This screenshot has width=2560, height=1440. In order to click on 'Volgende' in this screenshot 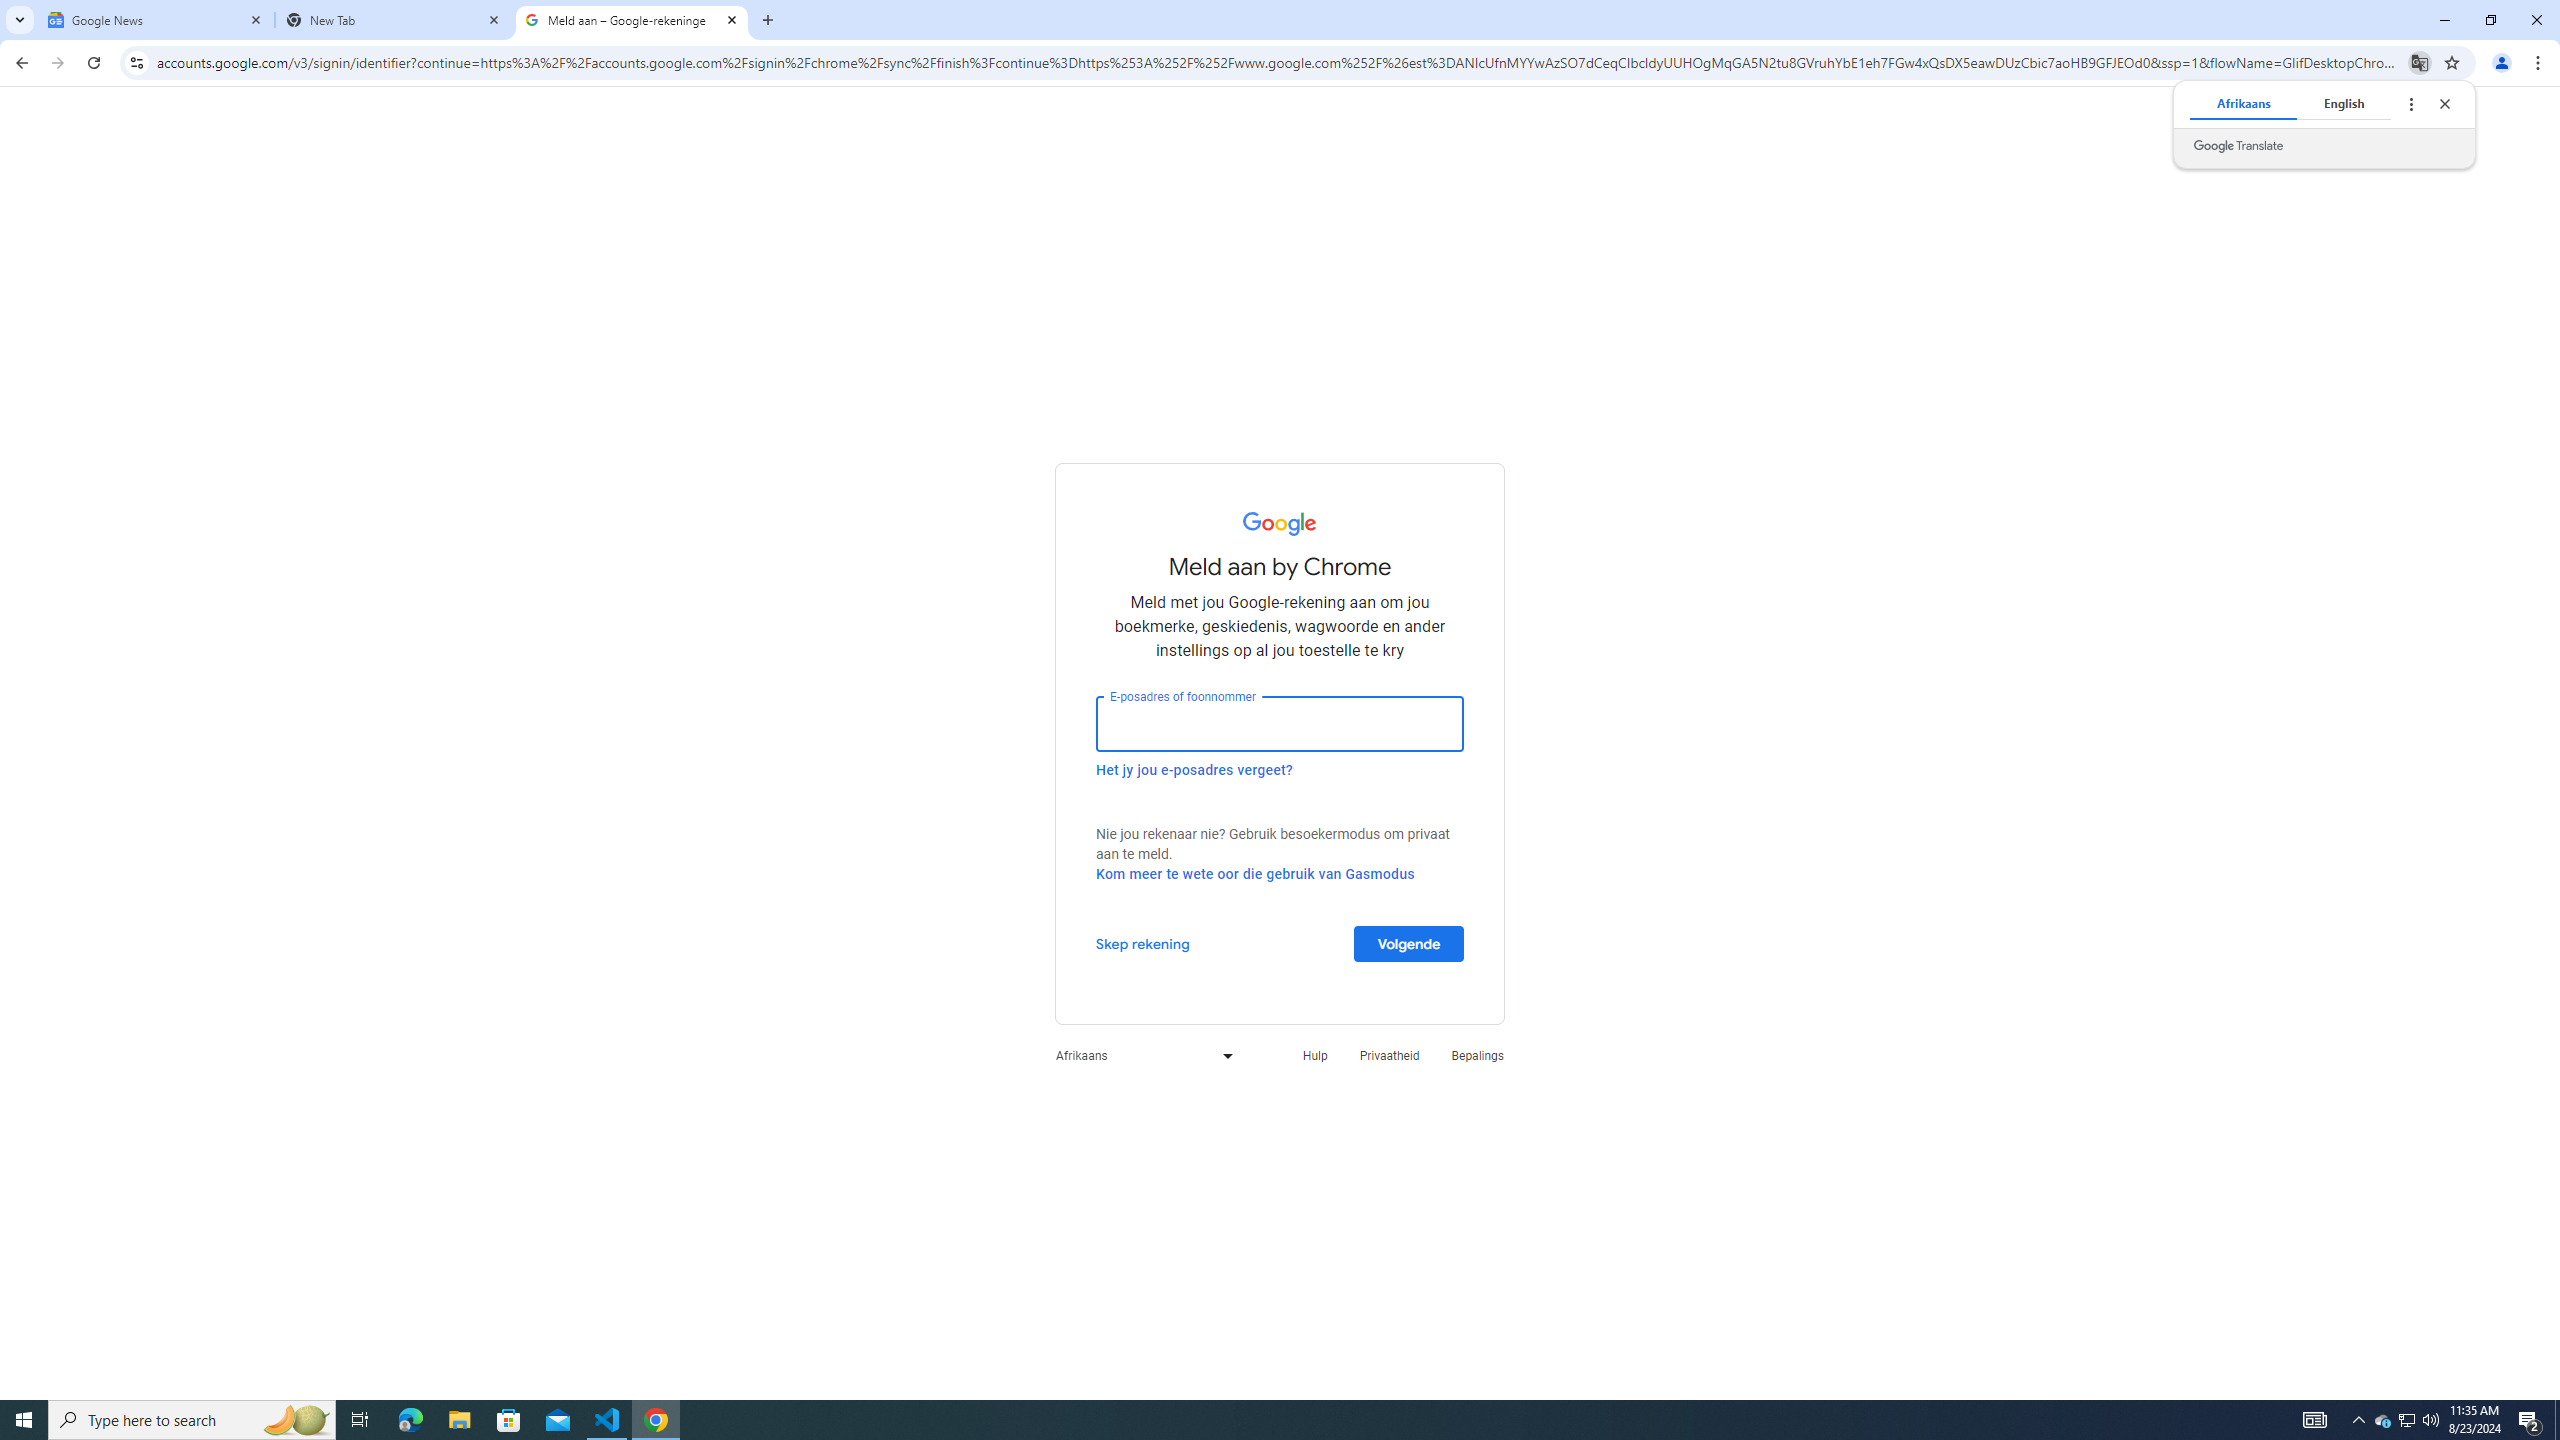, I will do `click(1409, 942)`.